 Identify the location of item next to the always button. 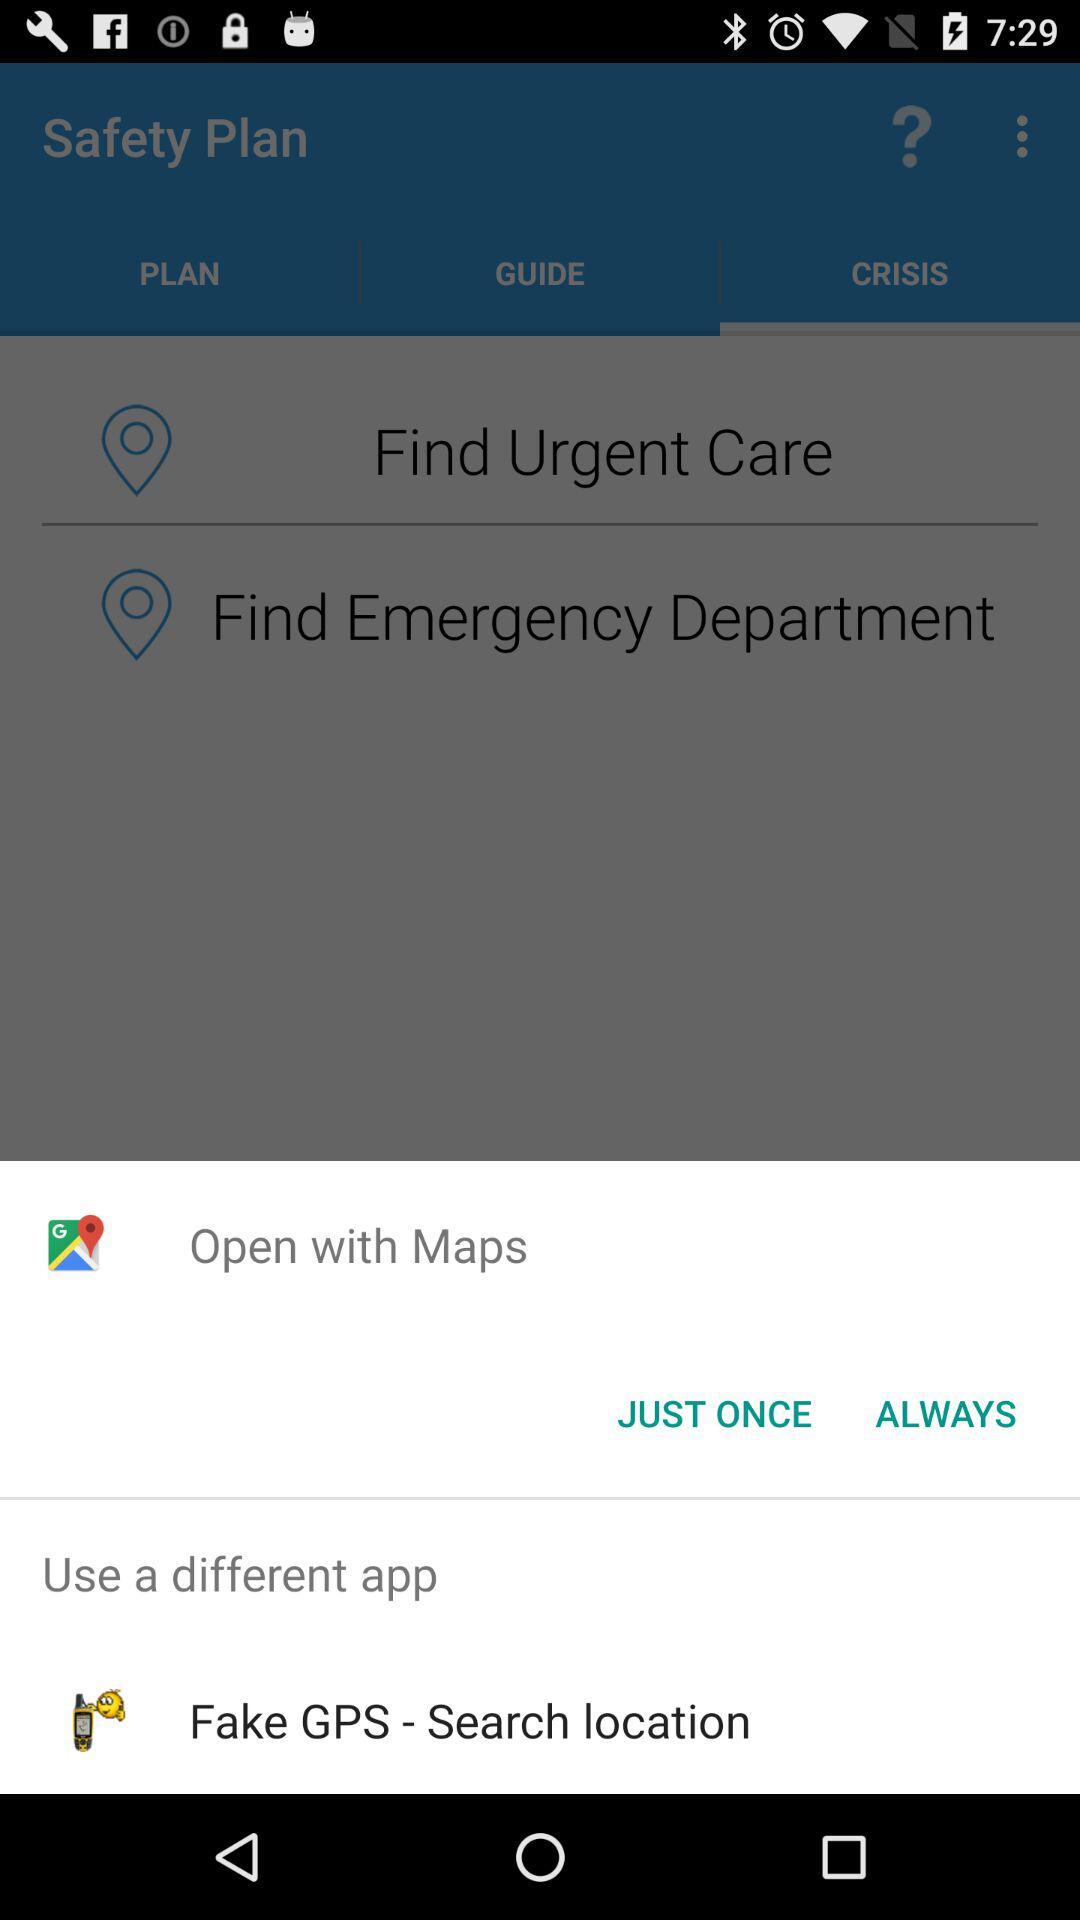
(713, 1411).